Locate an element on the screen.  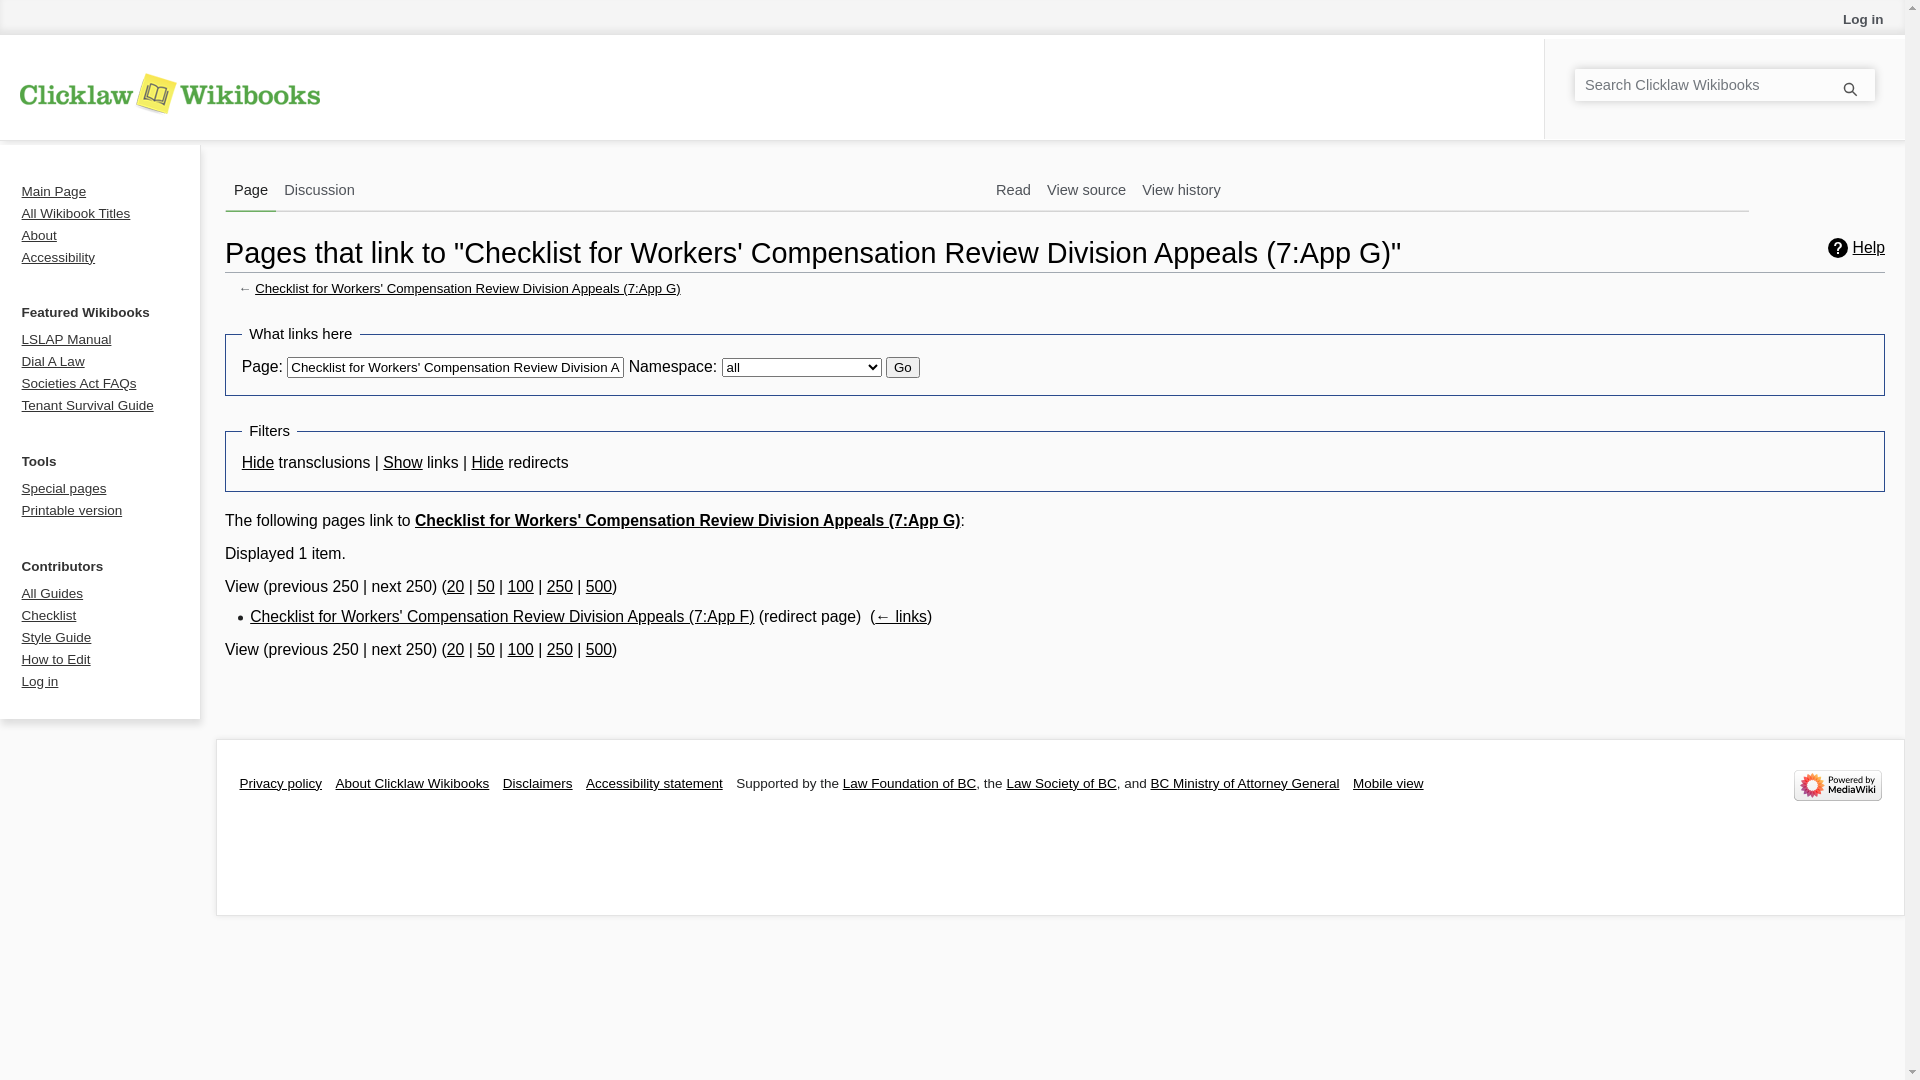
'Law Foundation of BC' is located at coordinates (909, 782).